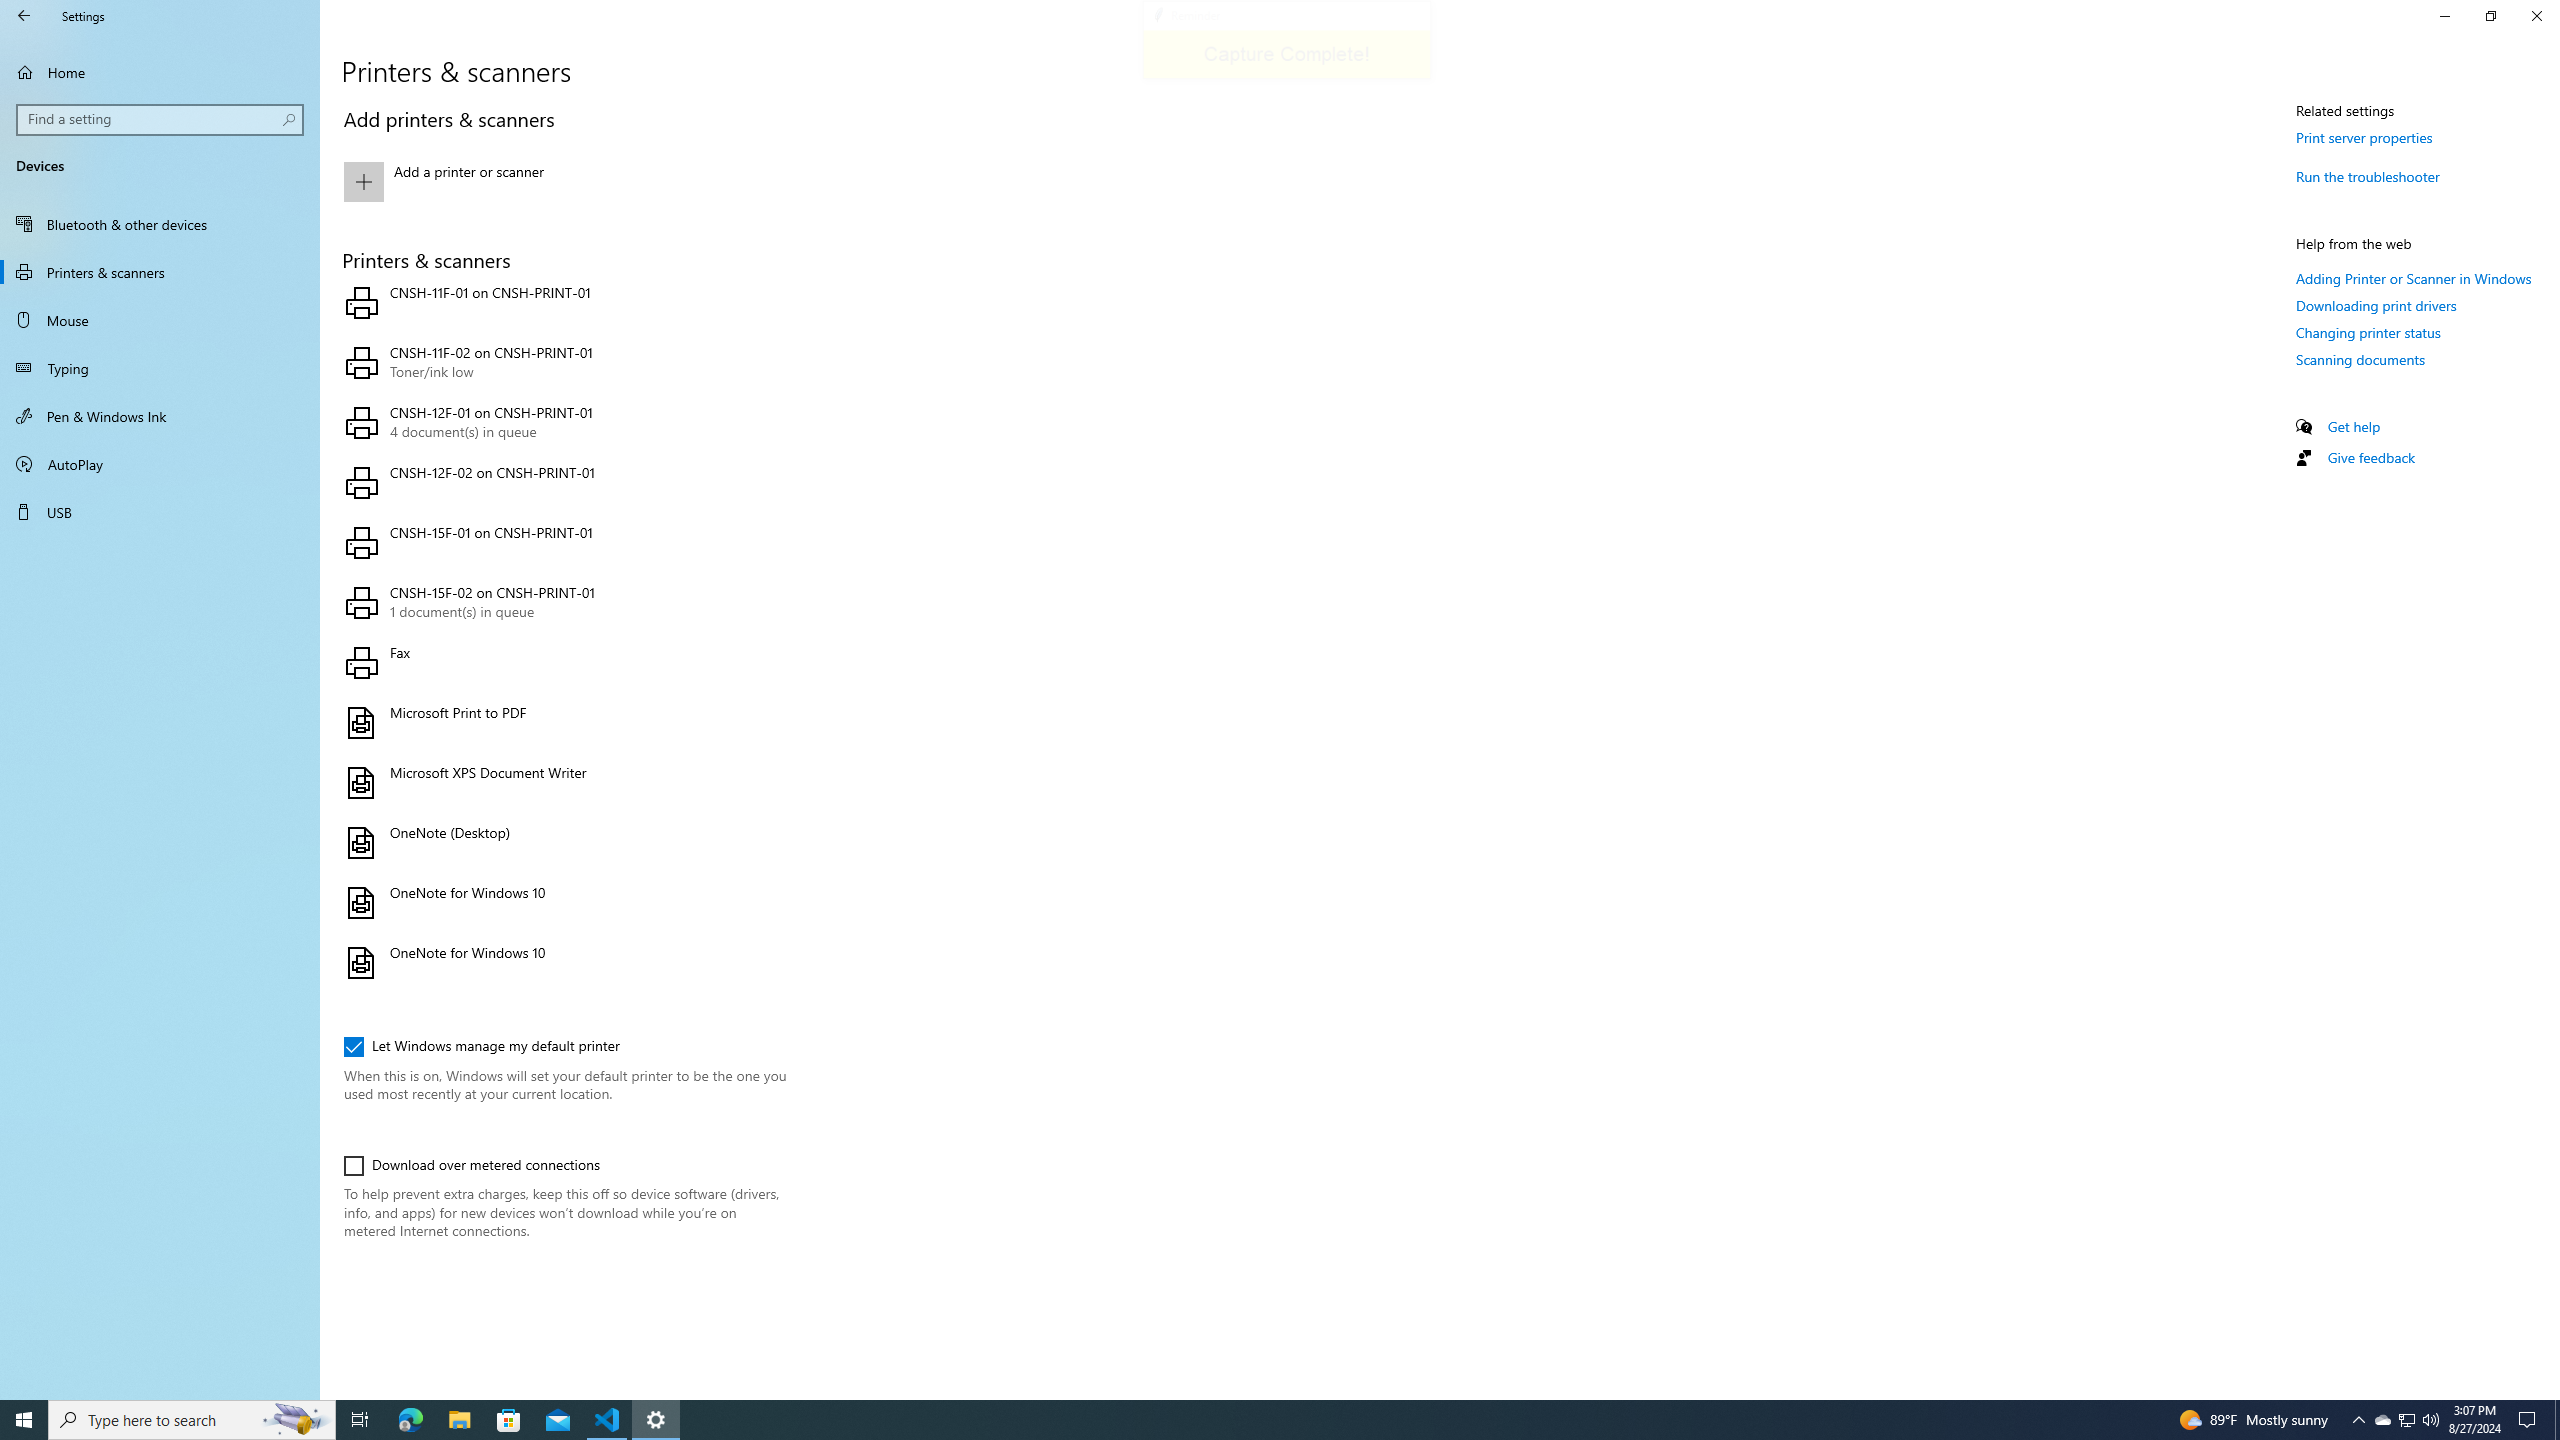 The width and height of the screenshot is (2560, 1440). I want to click on 'Download over metered connections', so click(472, 1165).